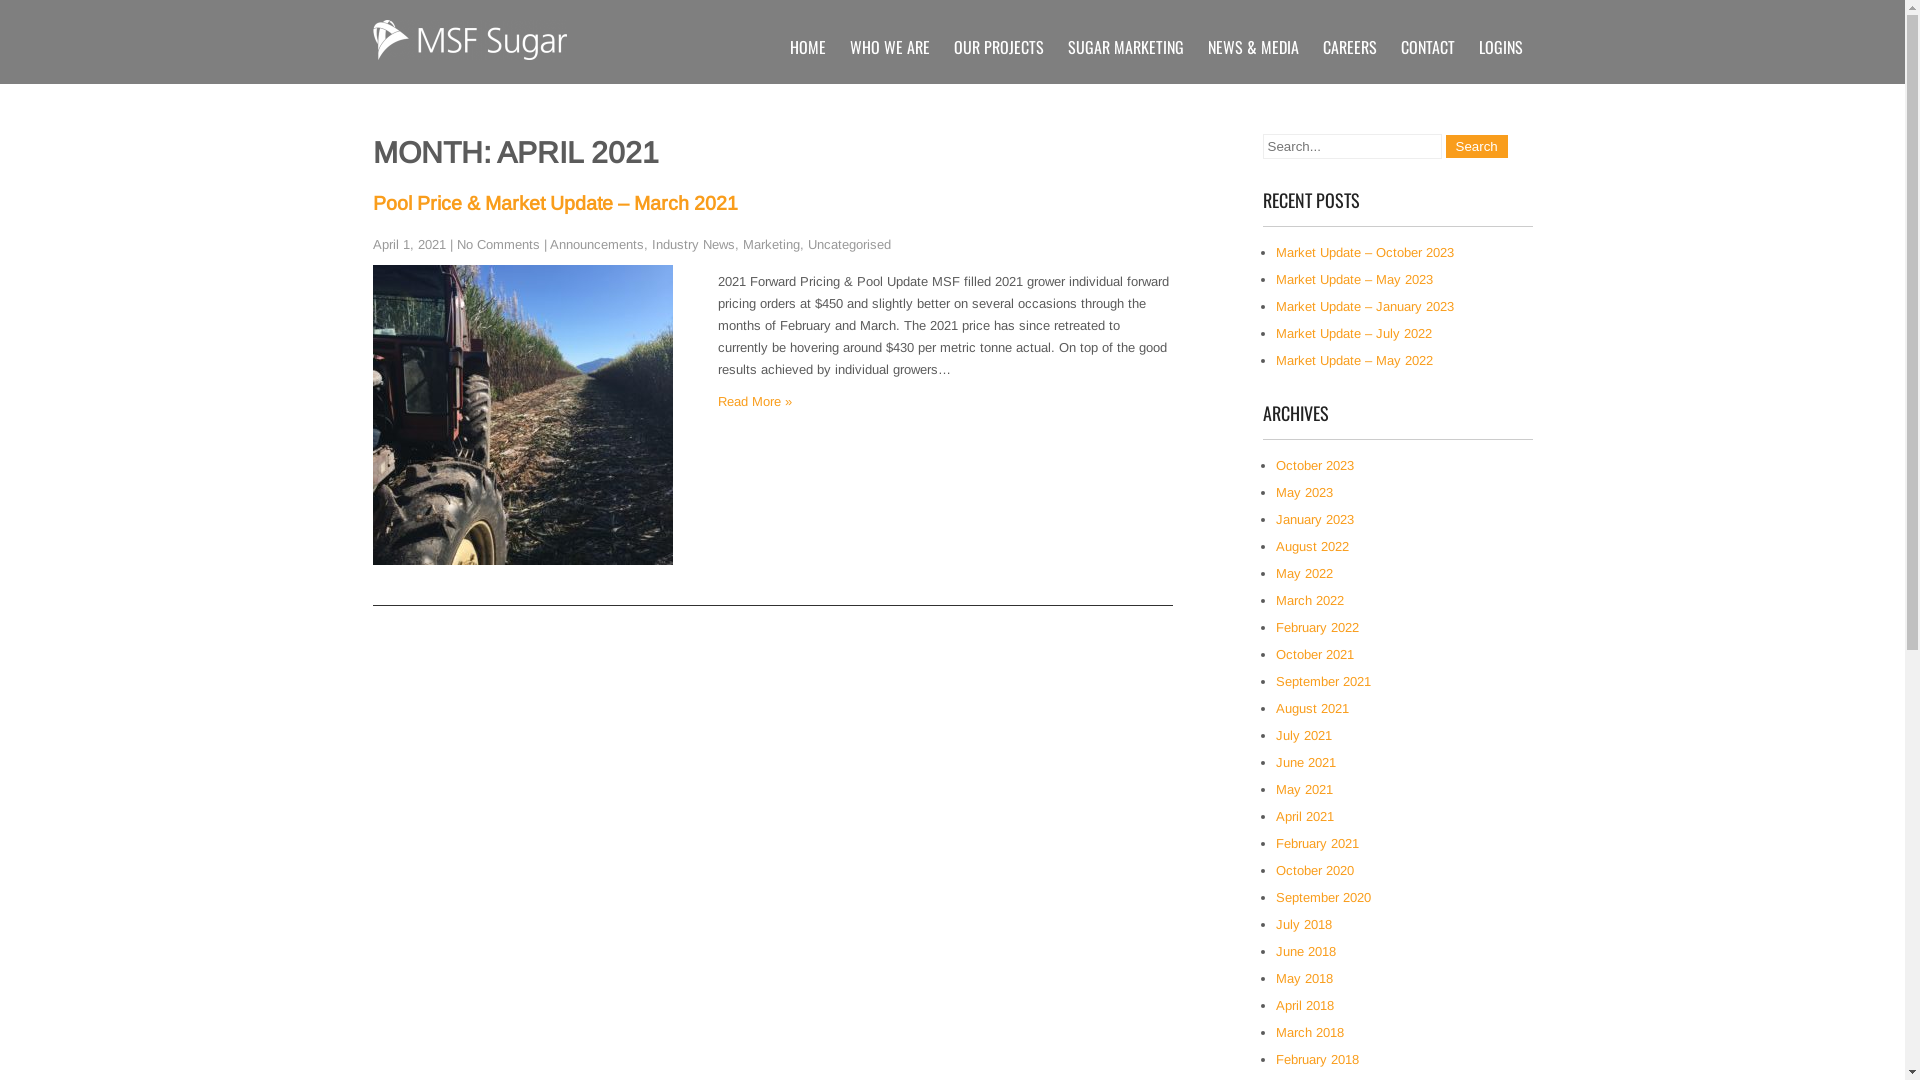 The width and height of the screenshot is (1920, 1080). Describe the element at coordinates (1304, 788) in the screenshot. I see `'May 2021'` at that location.